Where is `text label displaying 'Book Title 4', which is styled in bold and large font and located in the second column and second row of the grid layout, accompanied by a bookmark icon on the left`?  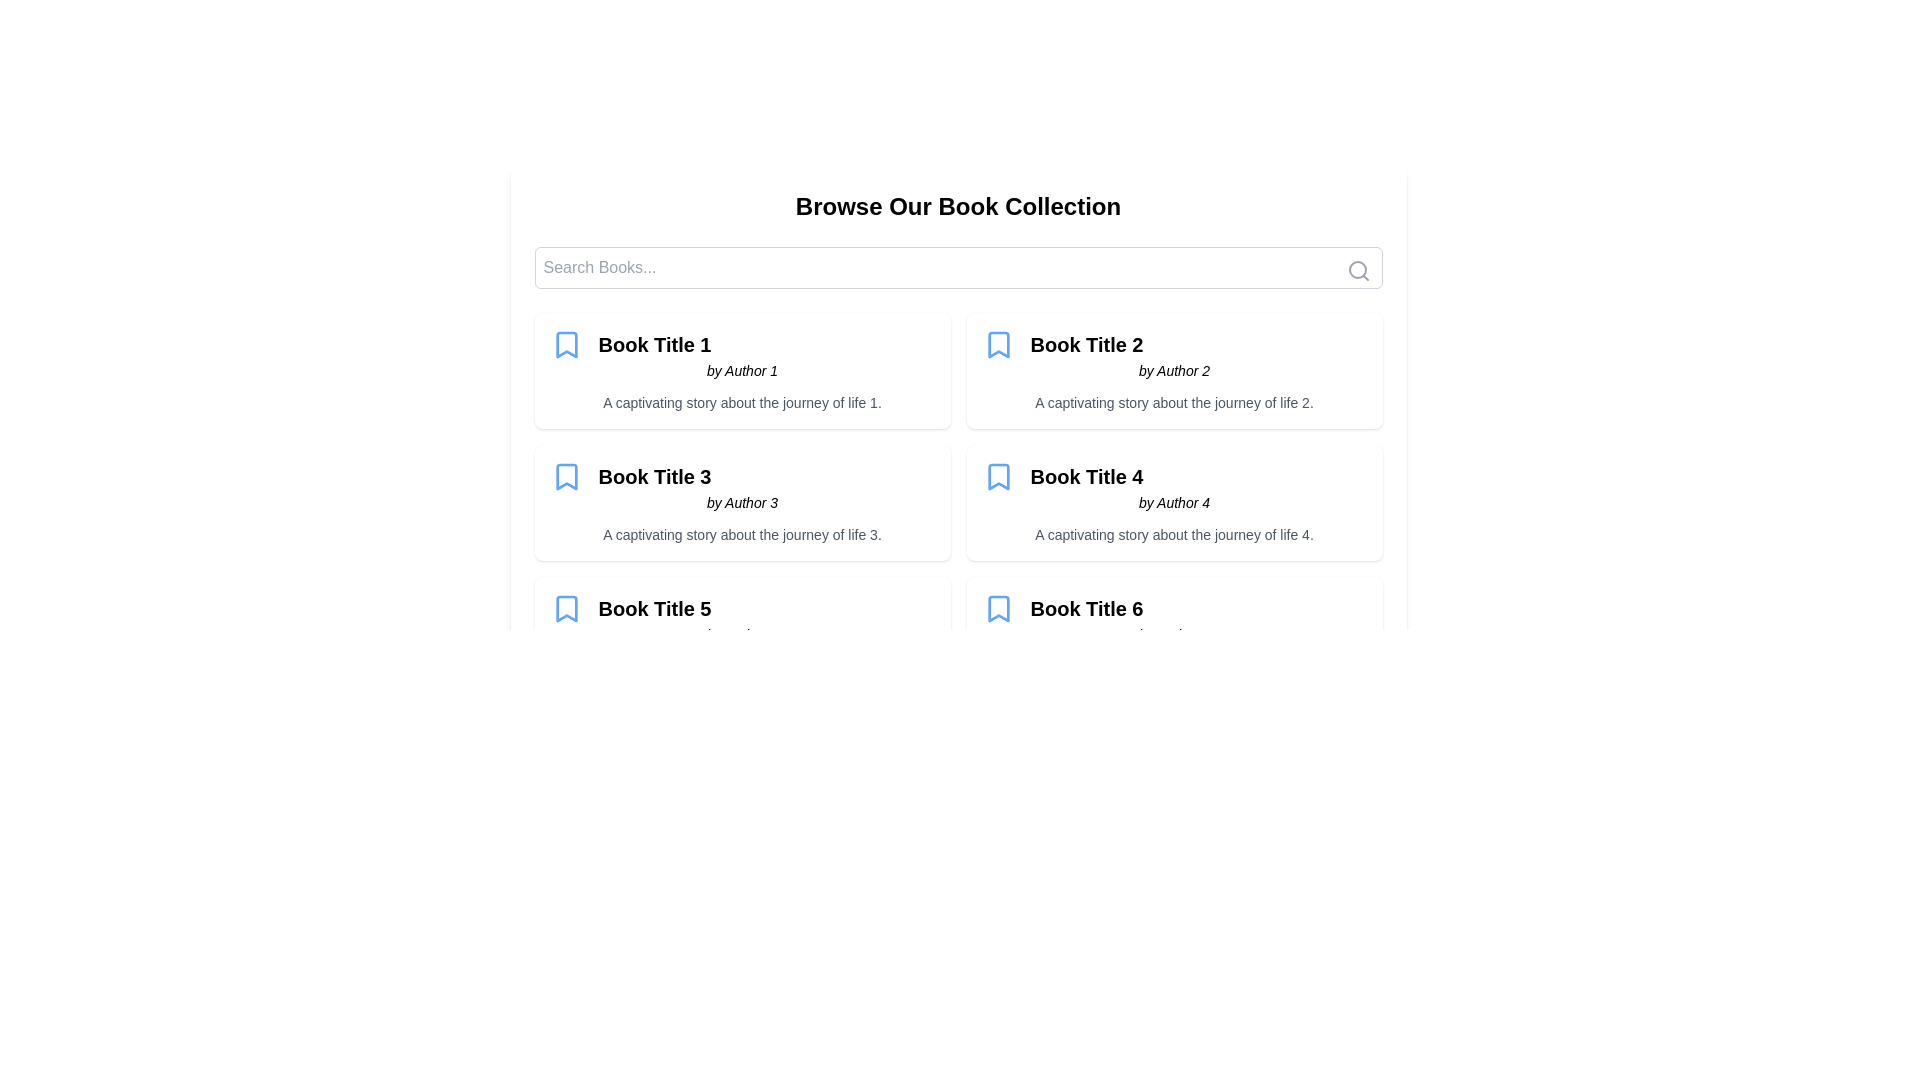 text label displaying 'Book Title 4', which is styled in bold and large font and located in the second column and second row of the grid layout, accompanied by a bookmark icon on the left is located at coordinates (1085, 477).